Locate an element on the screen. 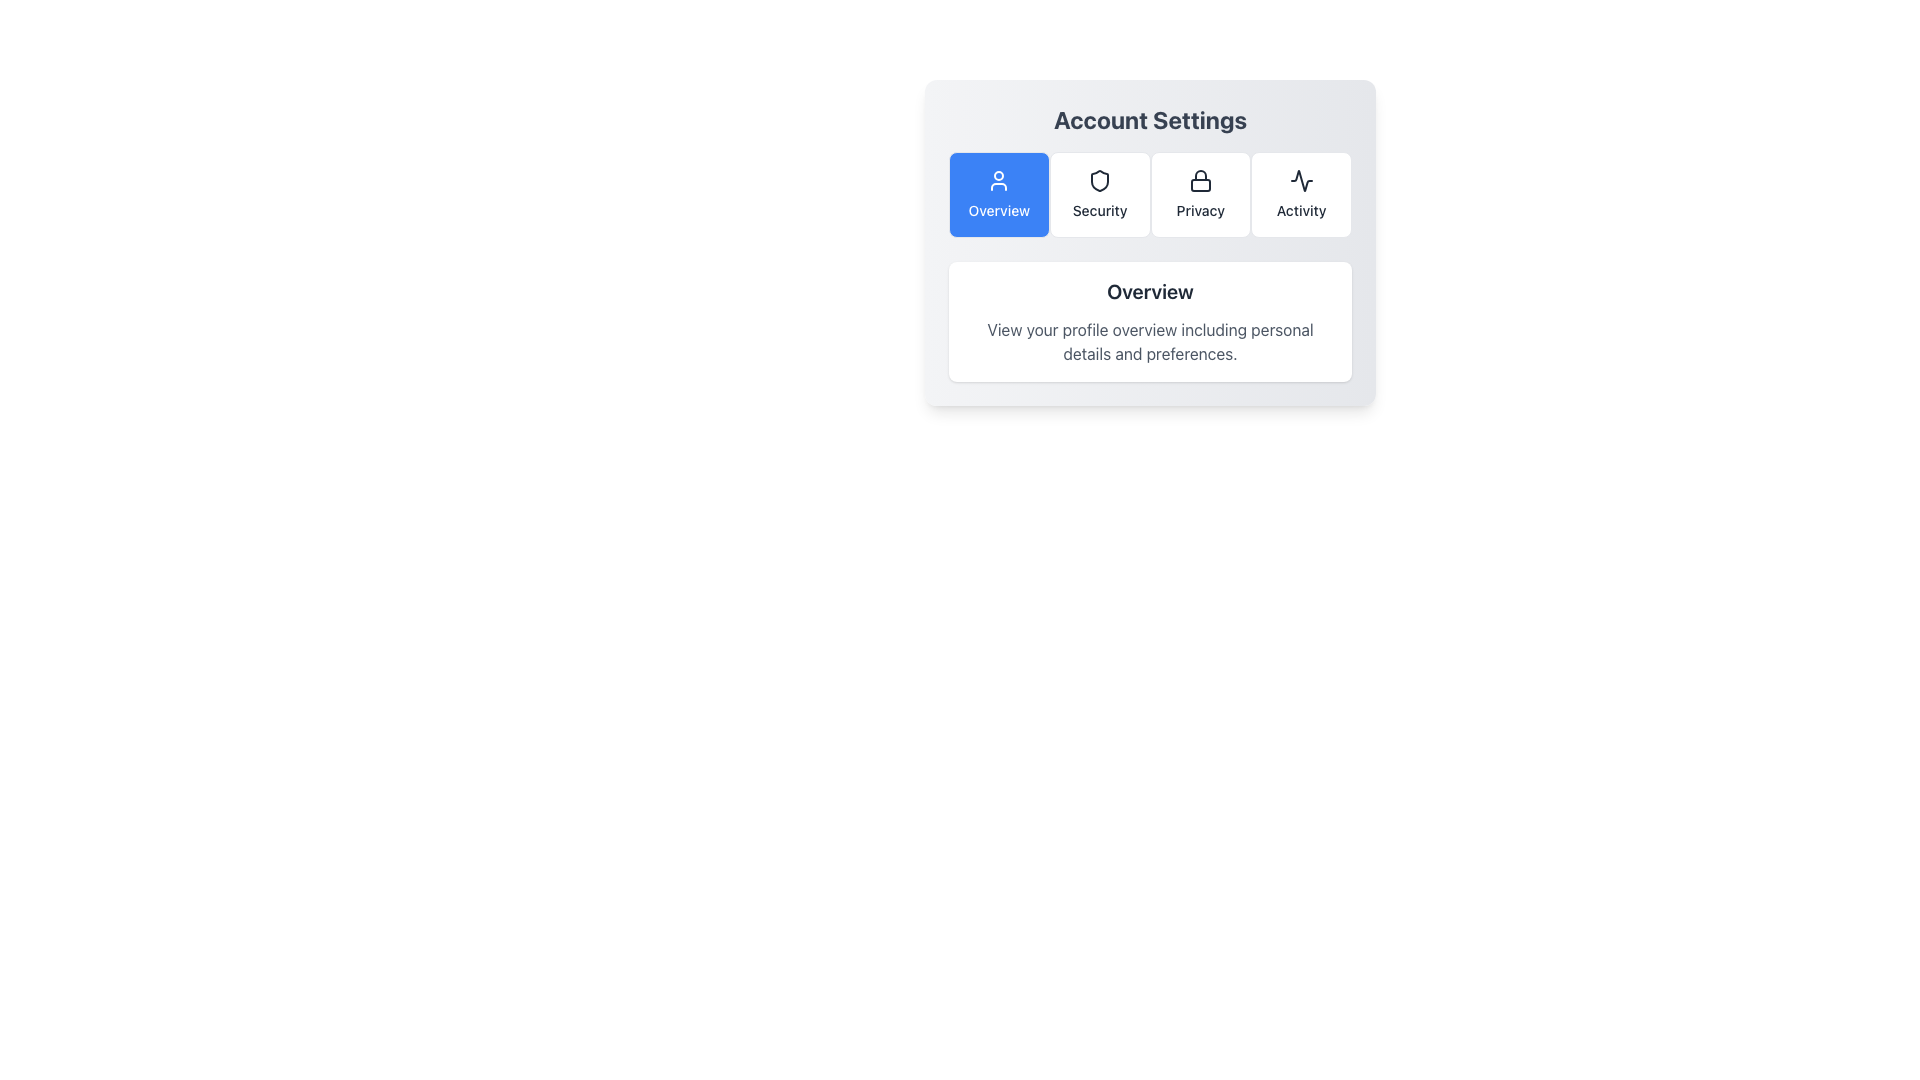 The image size is (1920, 1080). the 'Account Settings' navigation bar is located at coordinates (1150, 195).